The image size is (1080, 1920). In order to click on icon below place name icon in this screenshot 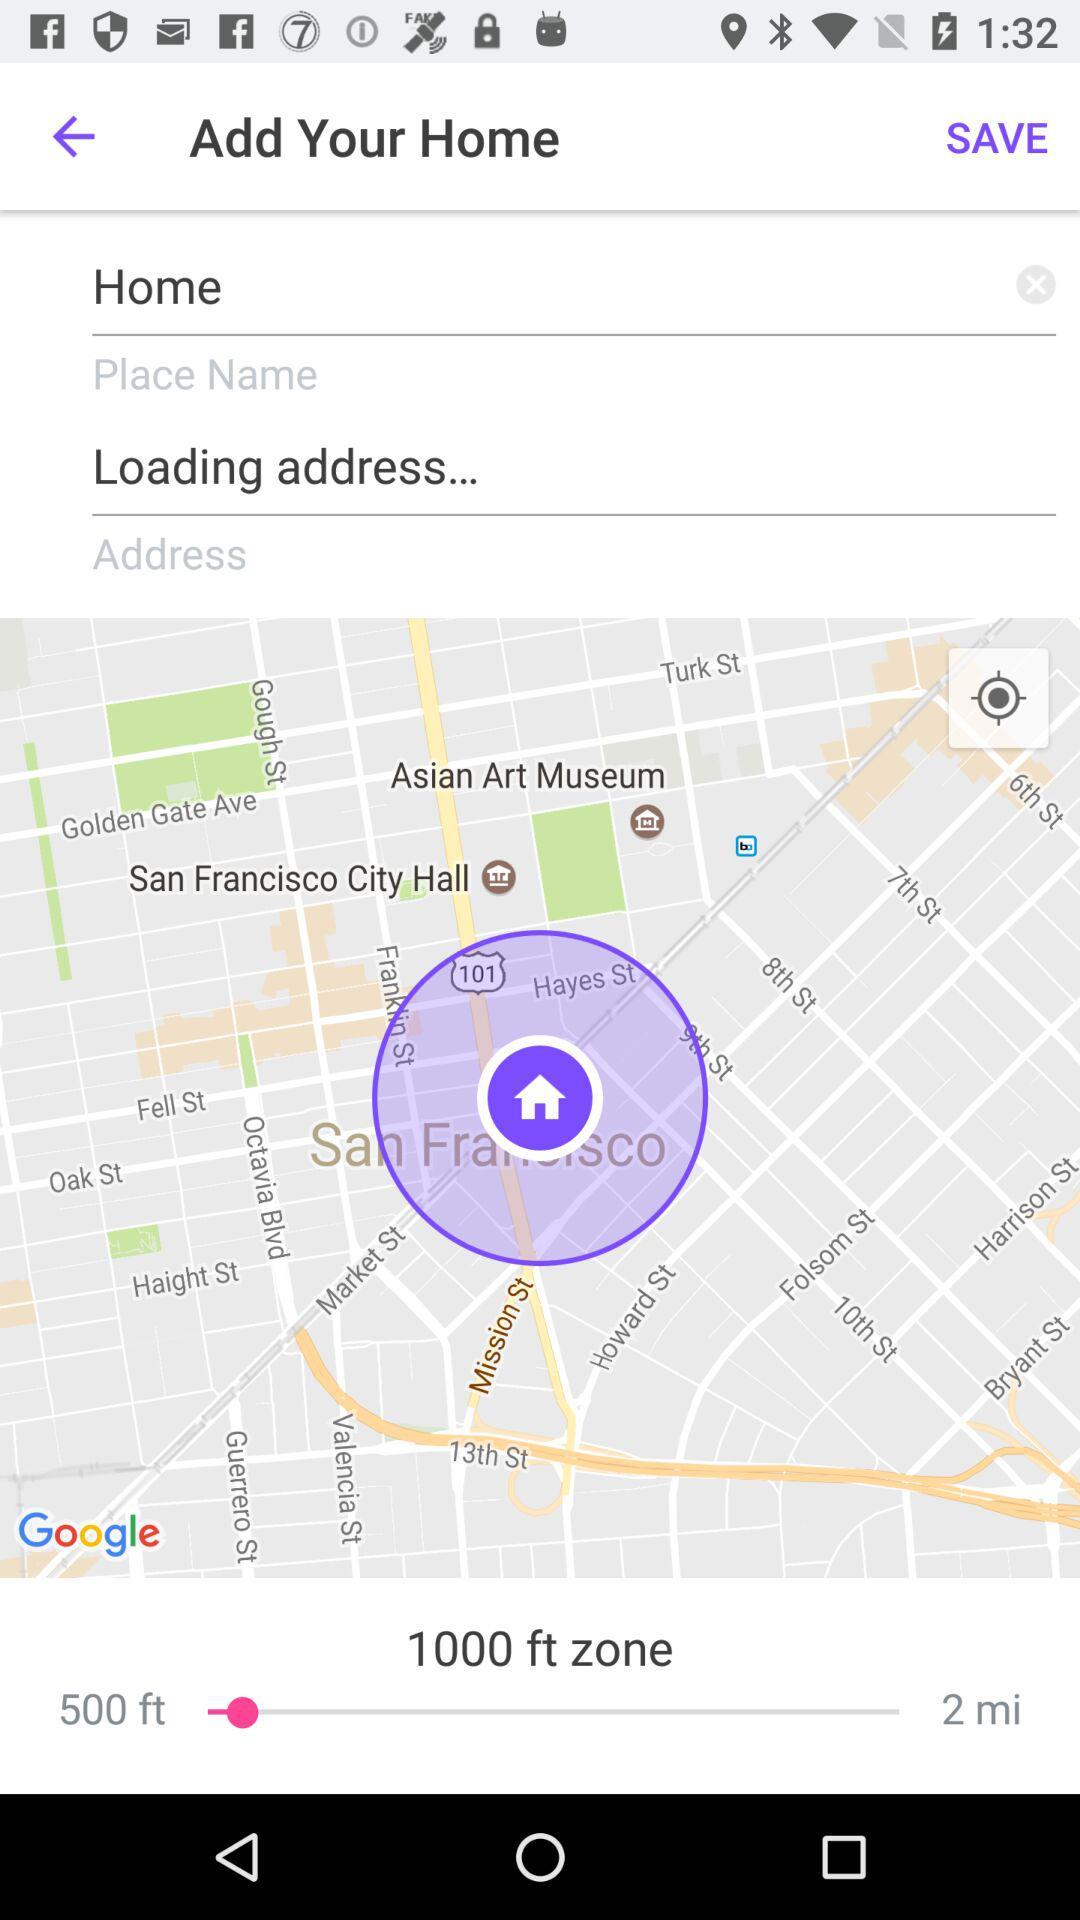, I will do `click(574, 457)`.